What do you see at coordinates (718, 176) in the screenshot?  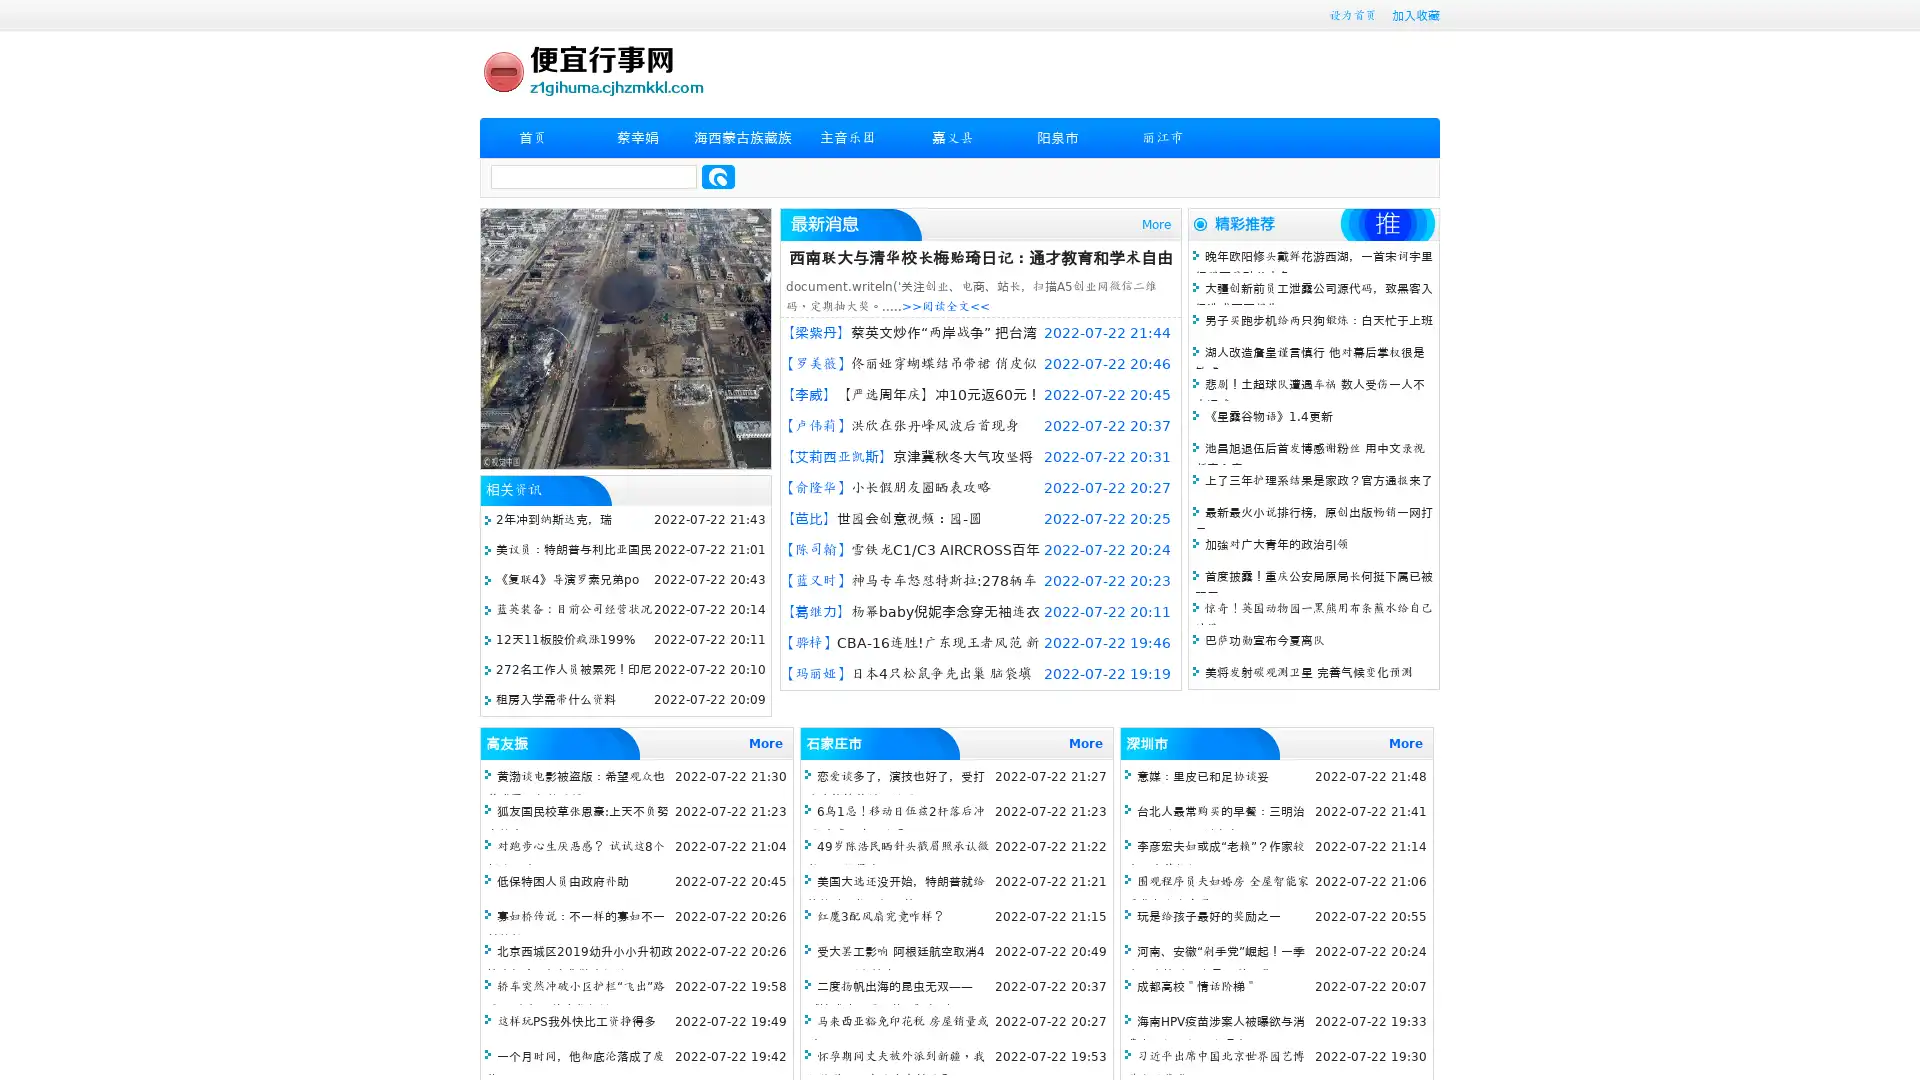 I see `Search` at bounding box center [718, 176].